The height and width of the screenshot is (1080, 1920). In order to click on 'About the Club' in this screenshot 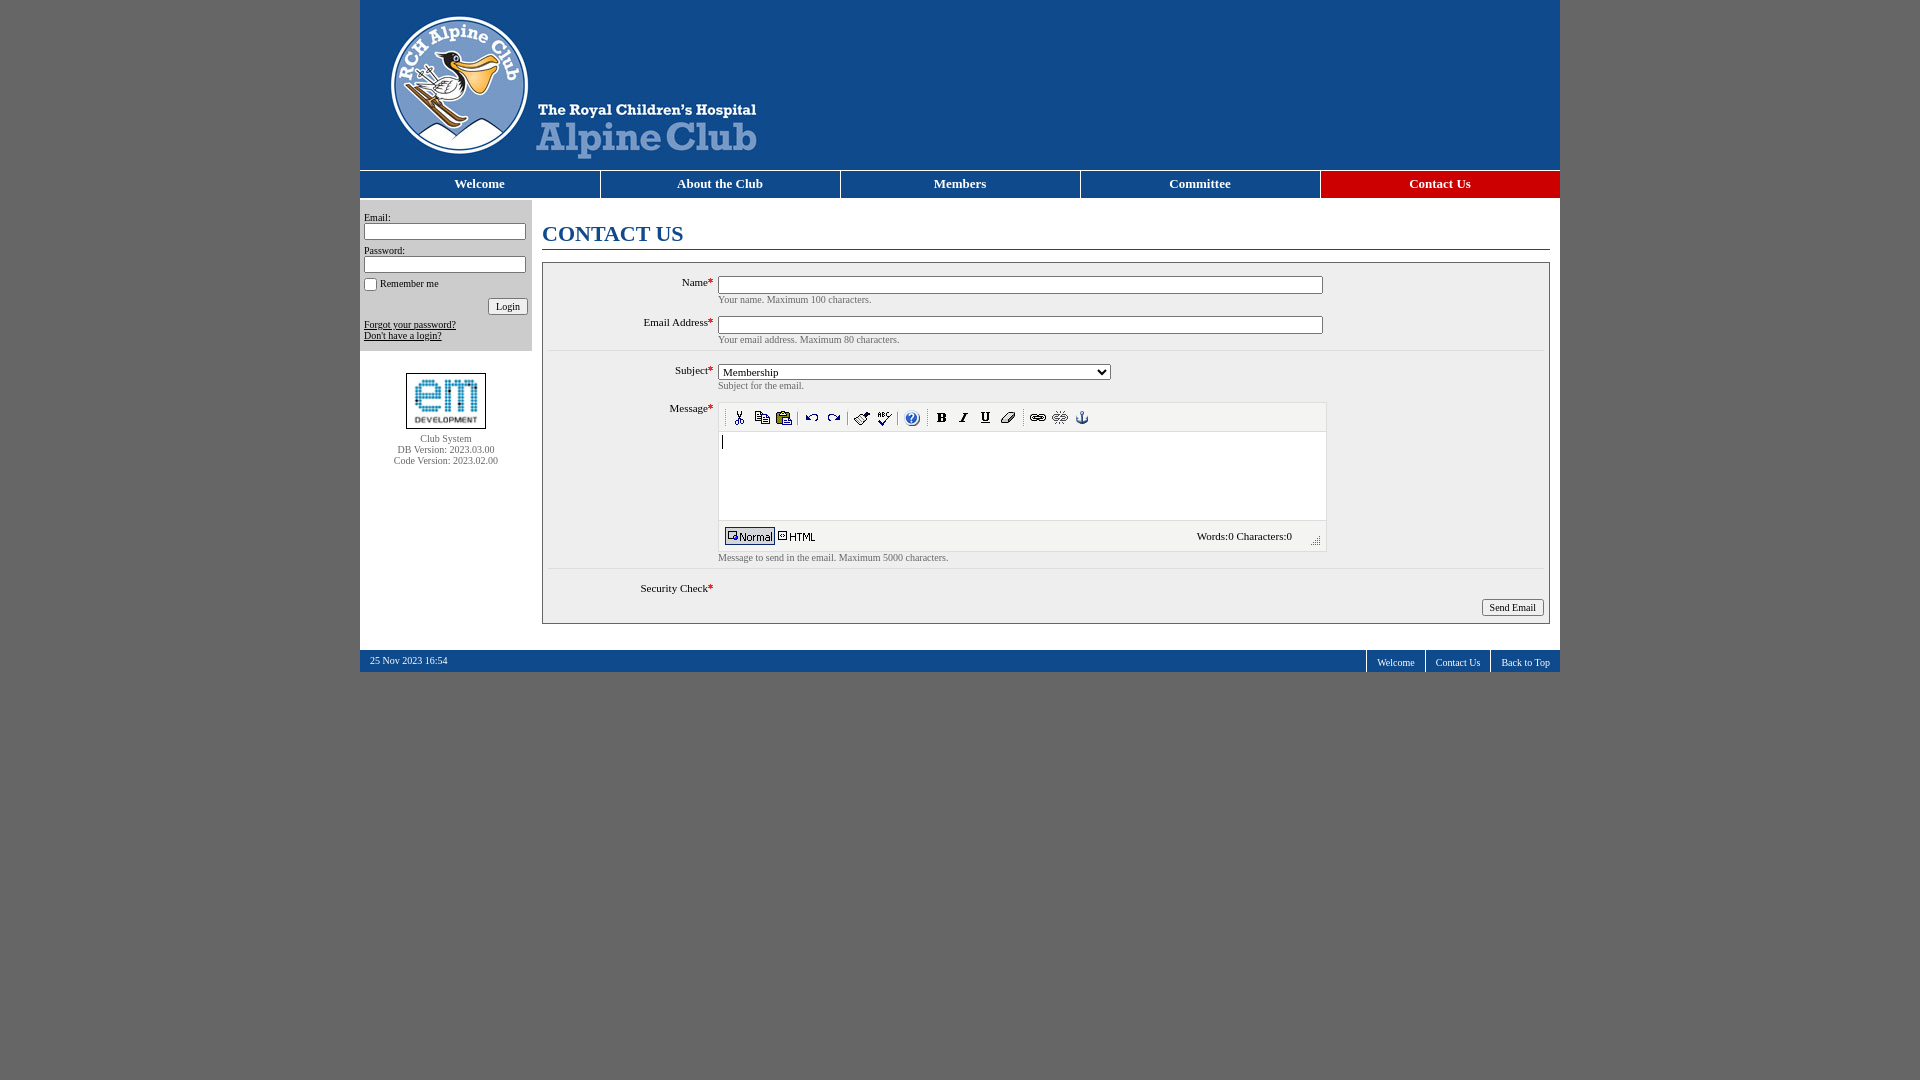, I will do `click(720, 184)`.